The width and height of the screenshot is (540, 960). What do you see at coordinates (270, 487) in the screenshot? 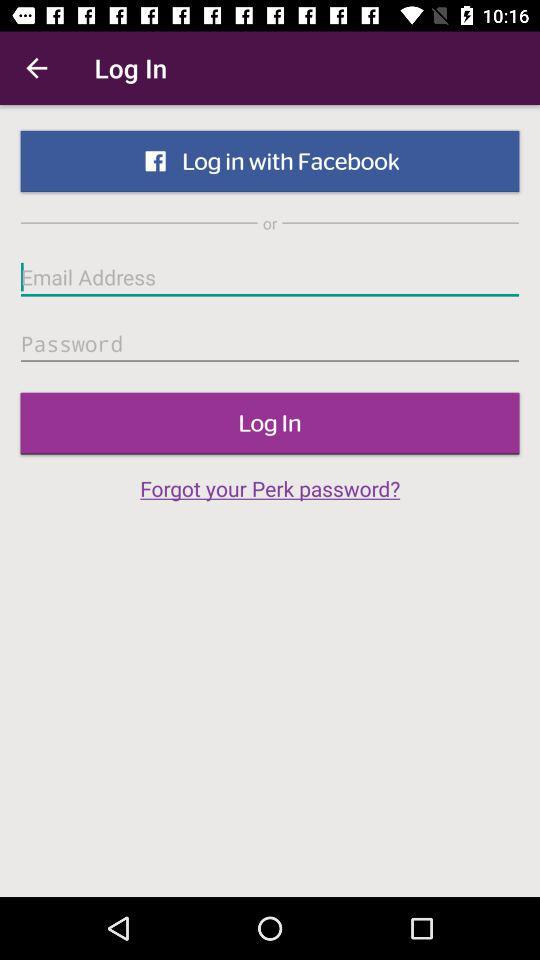
I see `forgot your perk` at bounding box center [270, 487].